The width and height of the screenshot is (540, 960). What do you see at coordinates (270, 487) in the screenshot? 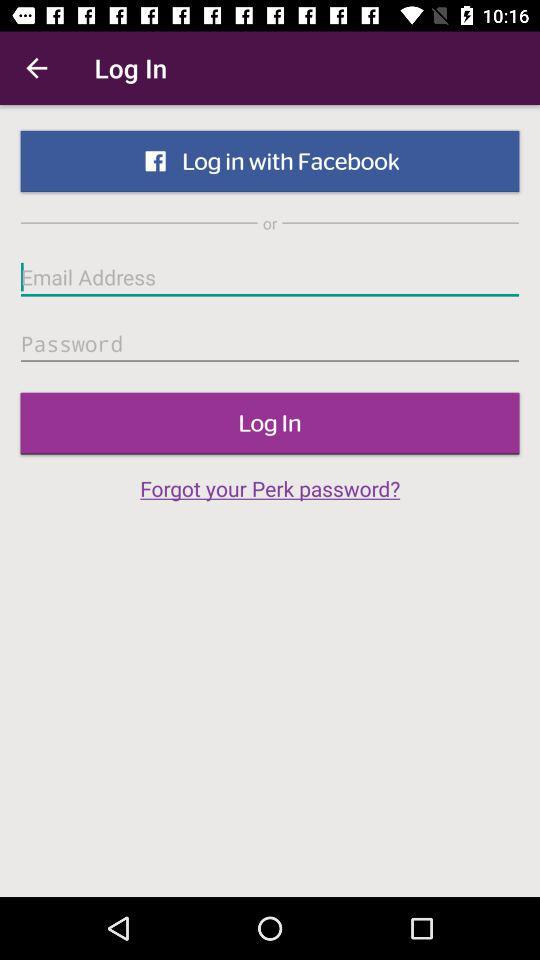
I see `forgot your perk` at bounding box center [270, 487].